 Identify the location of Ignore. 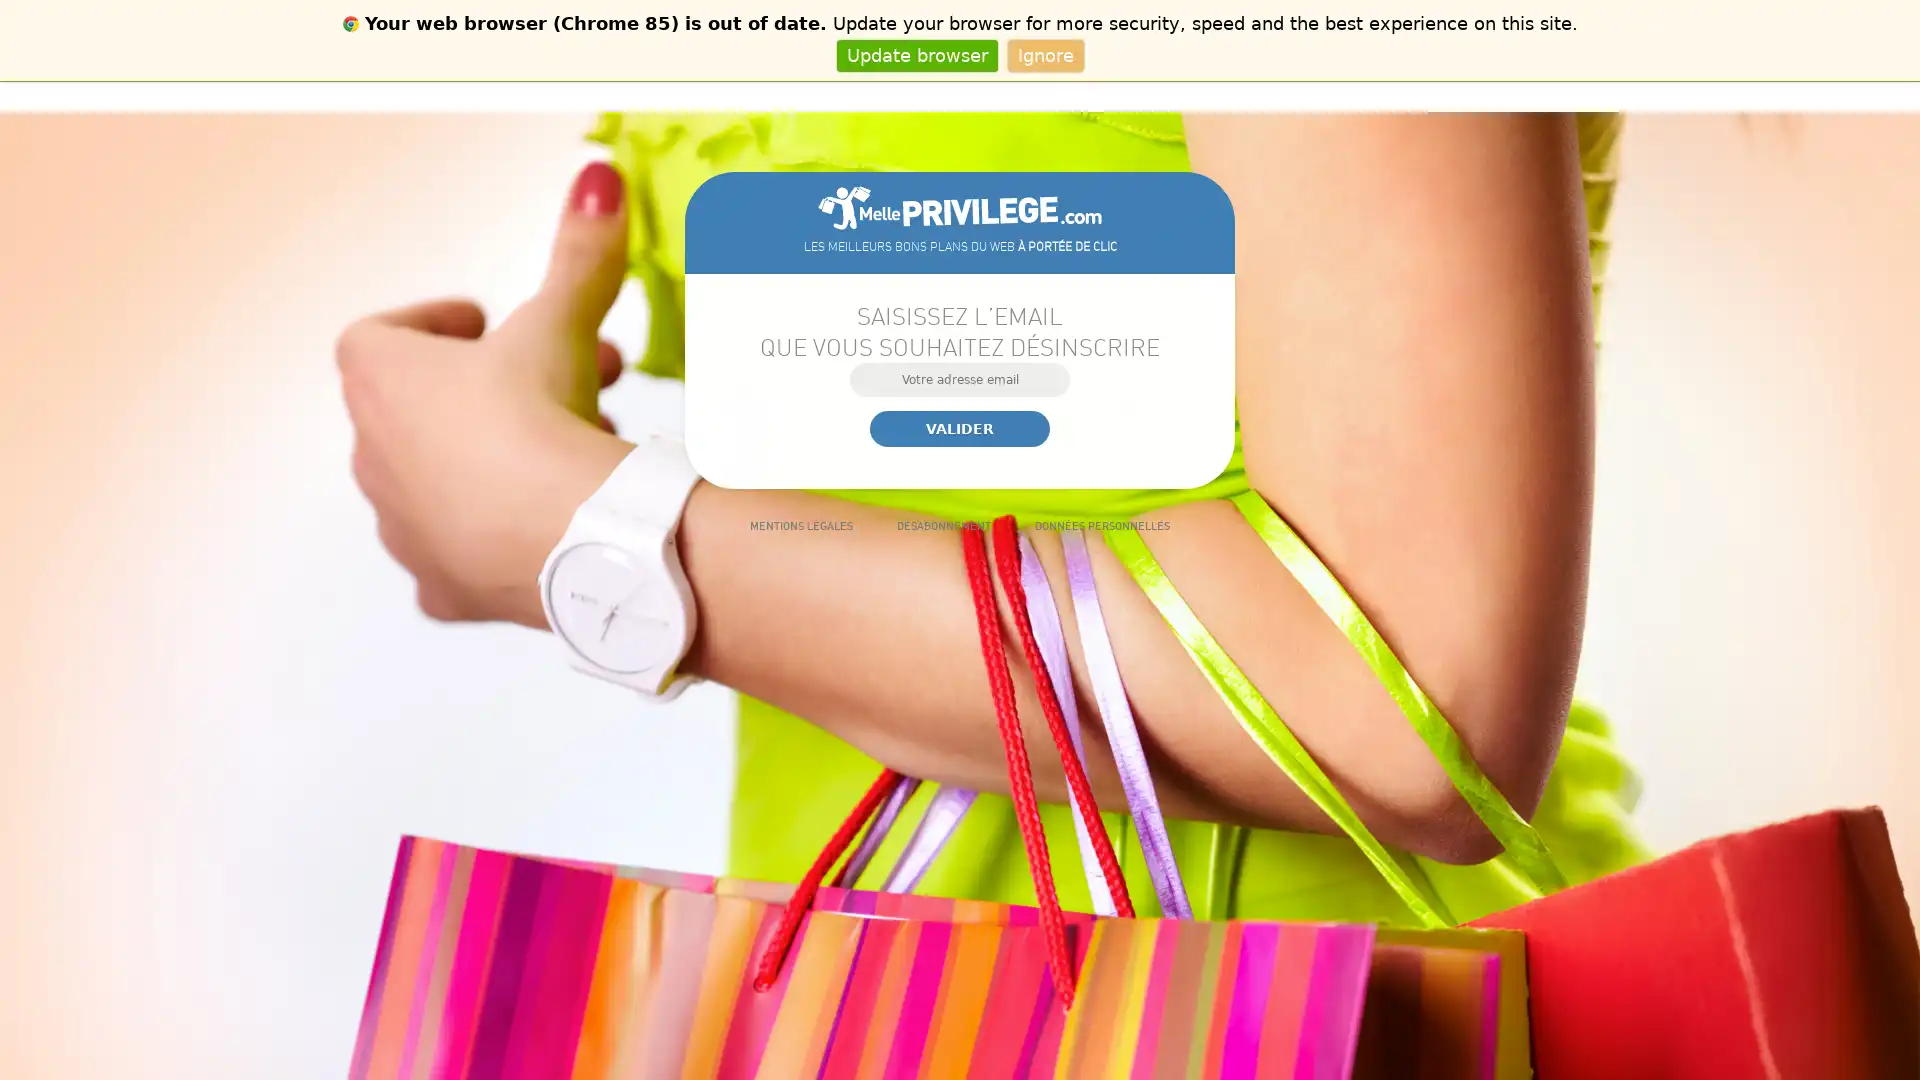
(1044, 54).